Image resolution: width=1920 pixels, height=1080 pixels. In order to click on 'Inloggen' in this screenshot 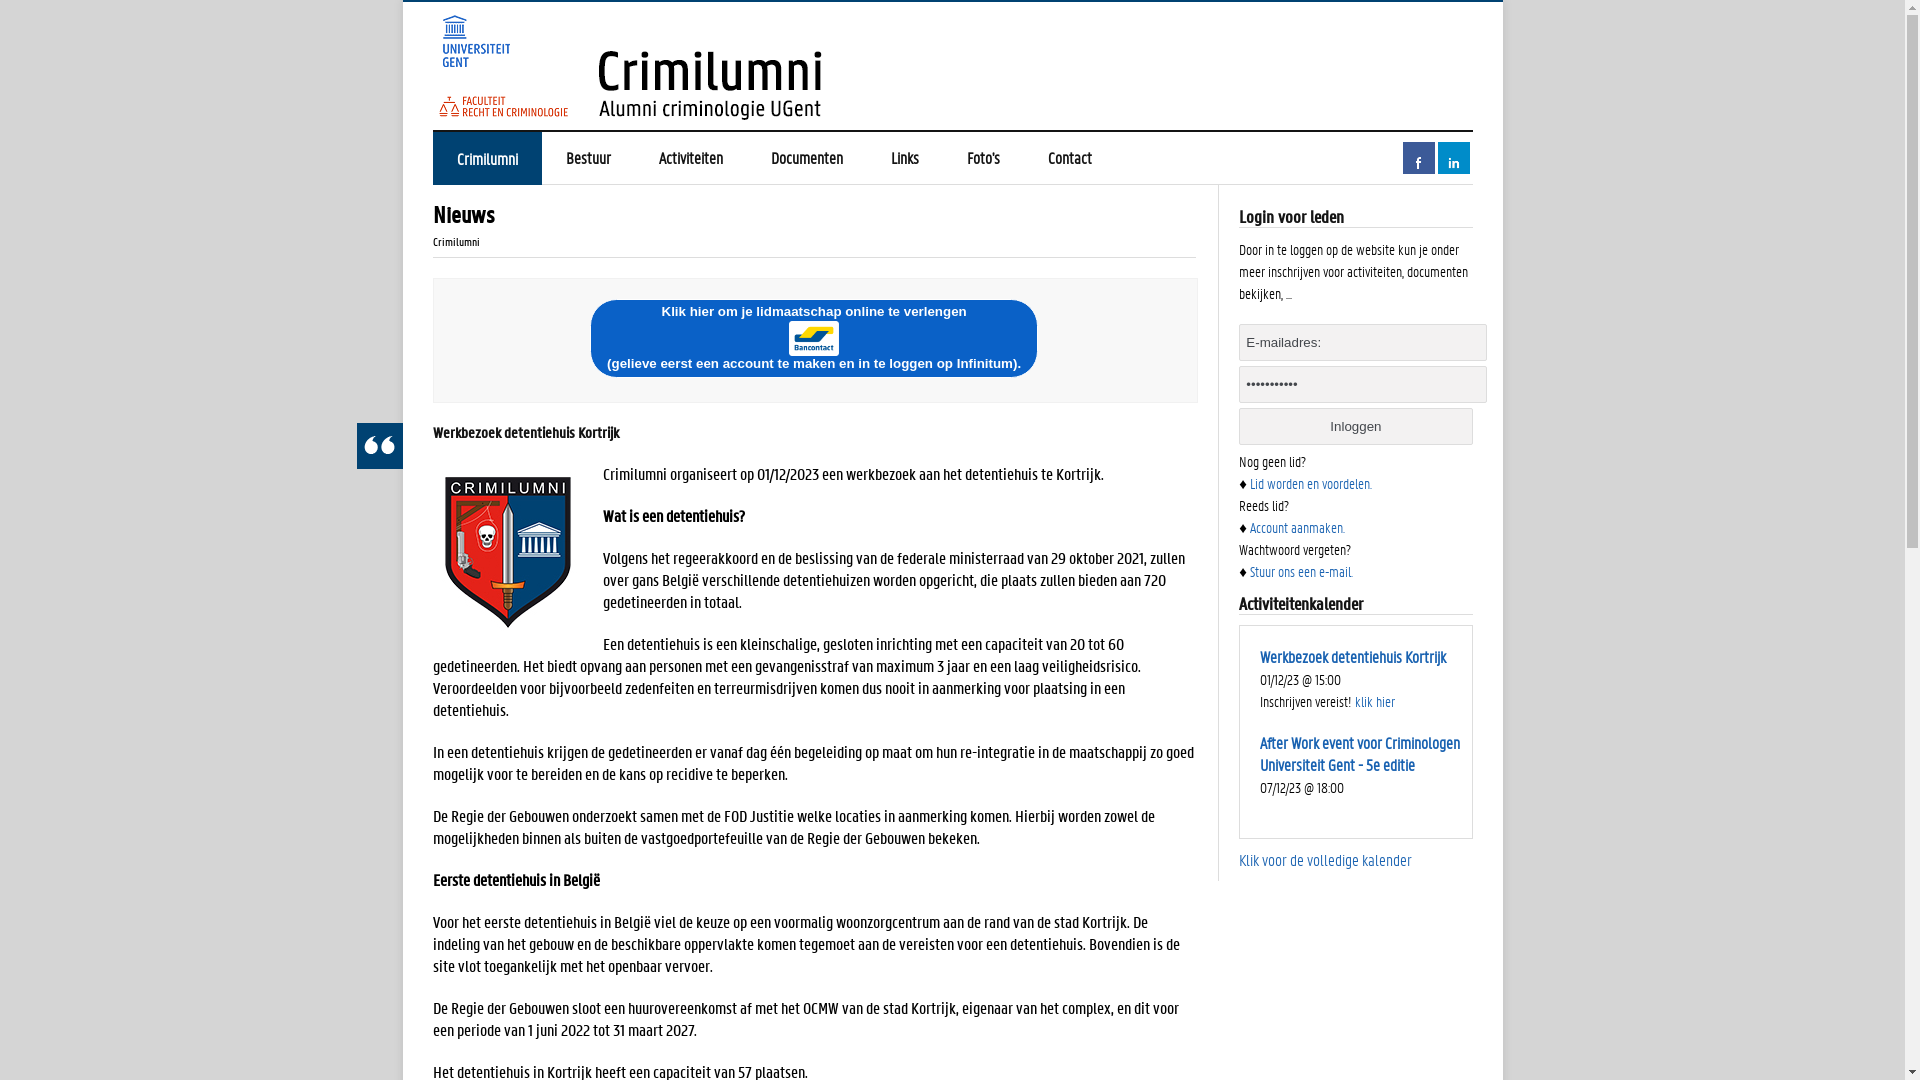, I will do `click(1355, 425)`.